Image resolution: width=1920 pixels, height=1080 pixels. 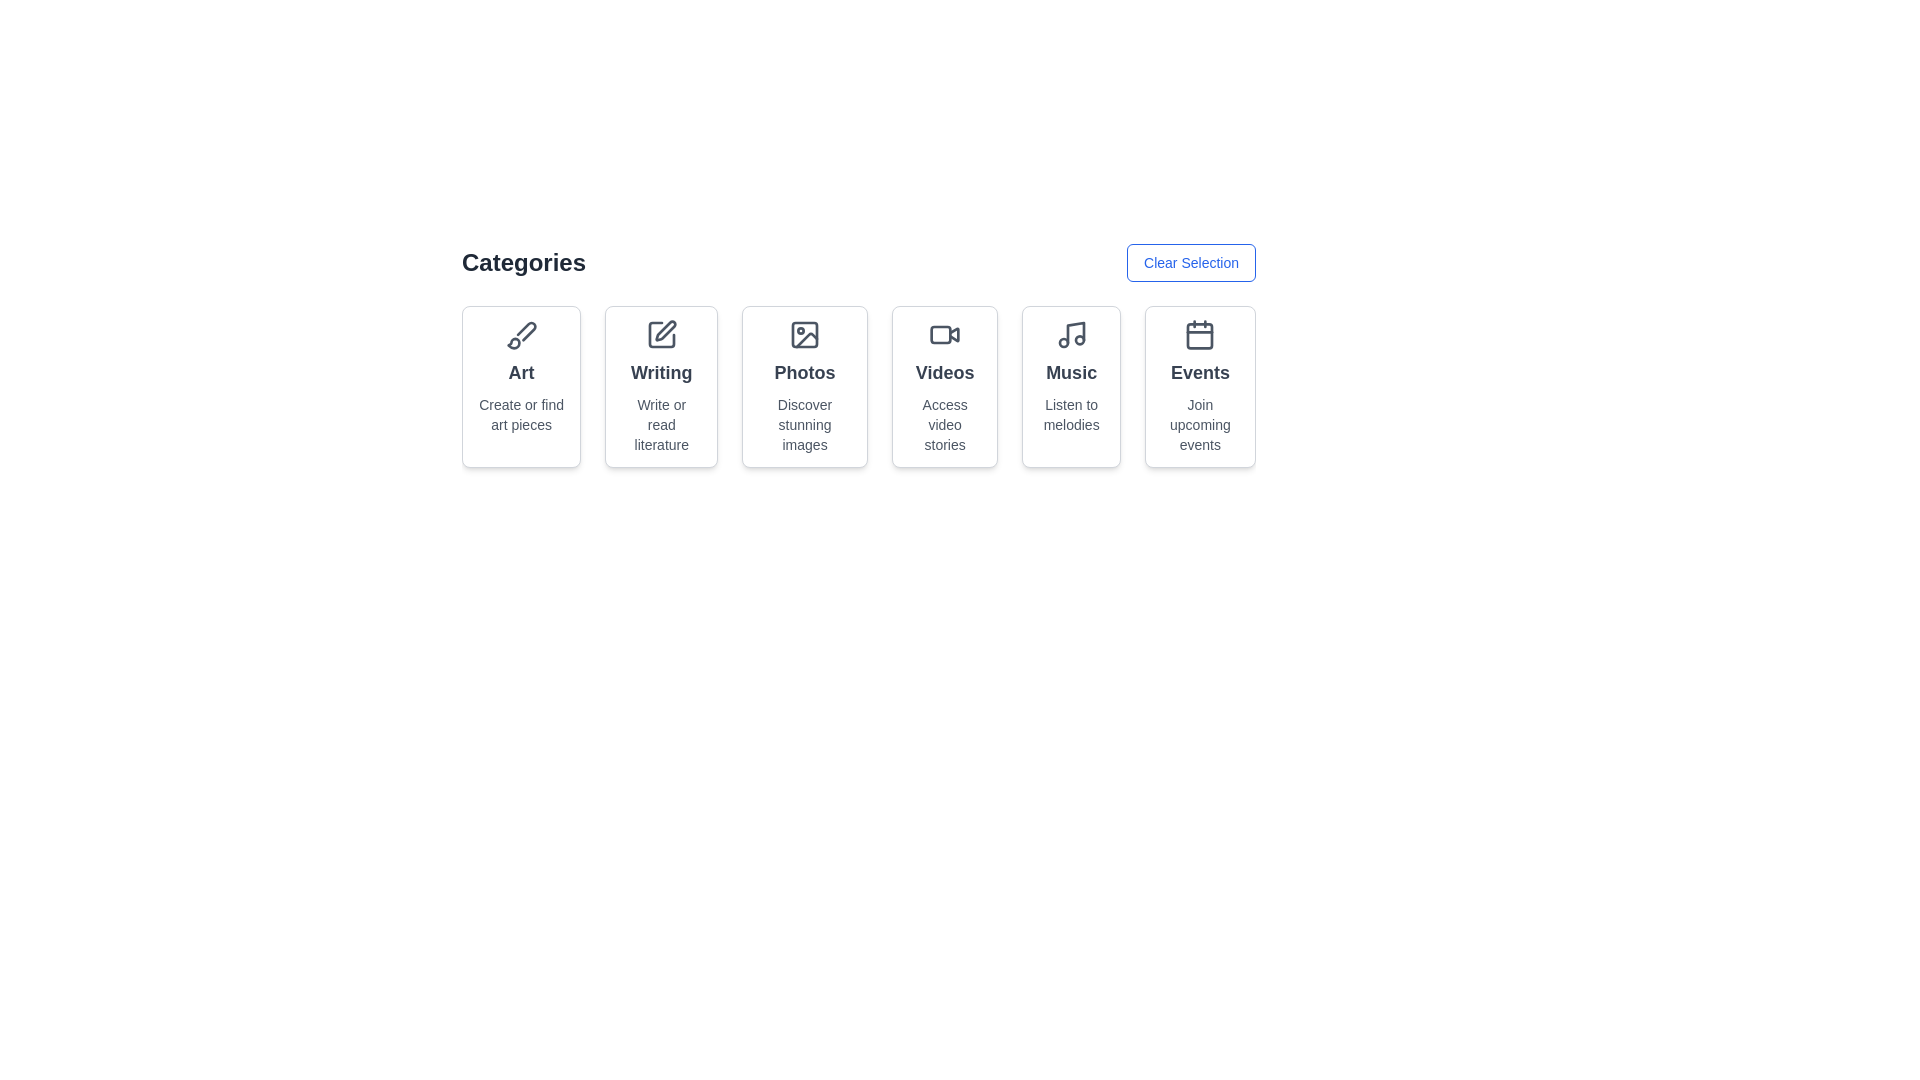 What do you see at coordinates (1070, 334) in the screenshot?
I see `the musical note icon, which is styled with a thin stroke and located above the 'Music' and 'Listen to melodies' text in the card-like structure` at bounding box center [1070, 334].